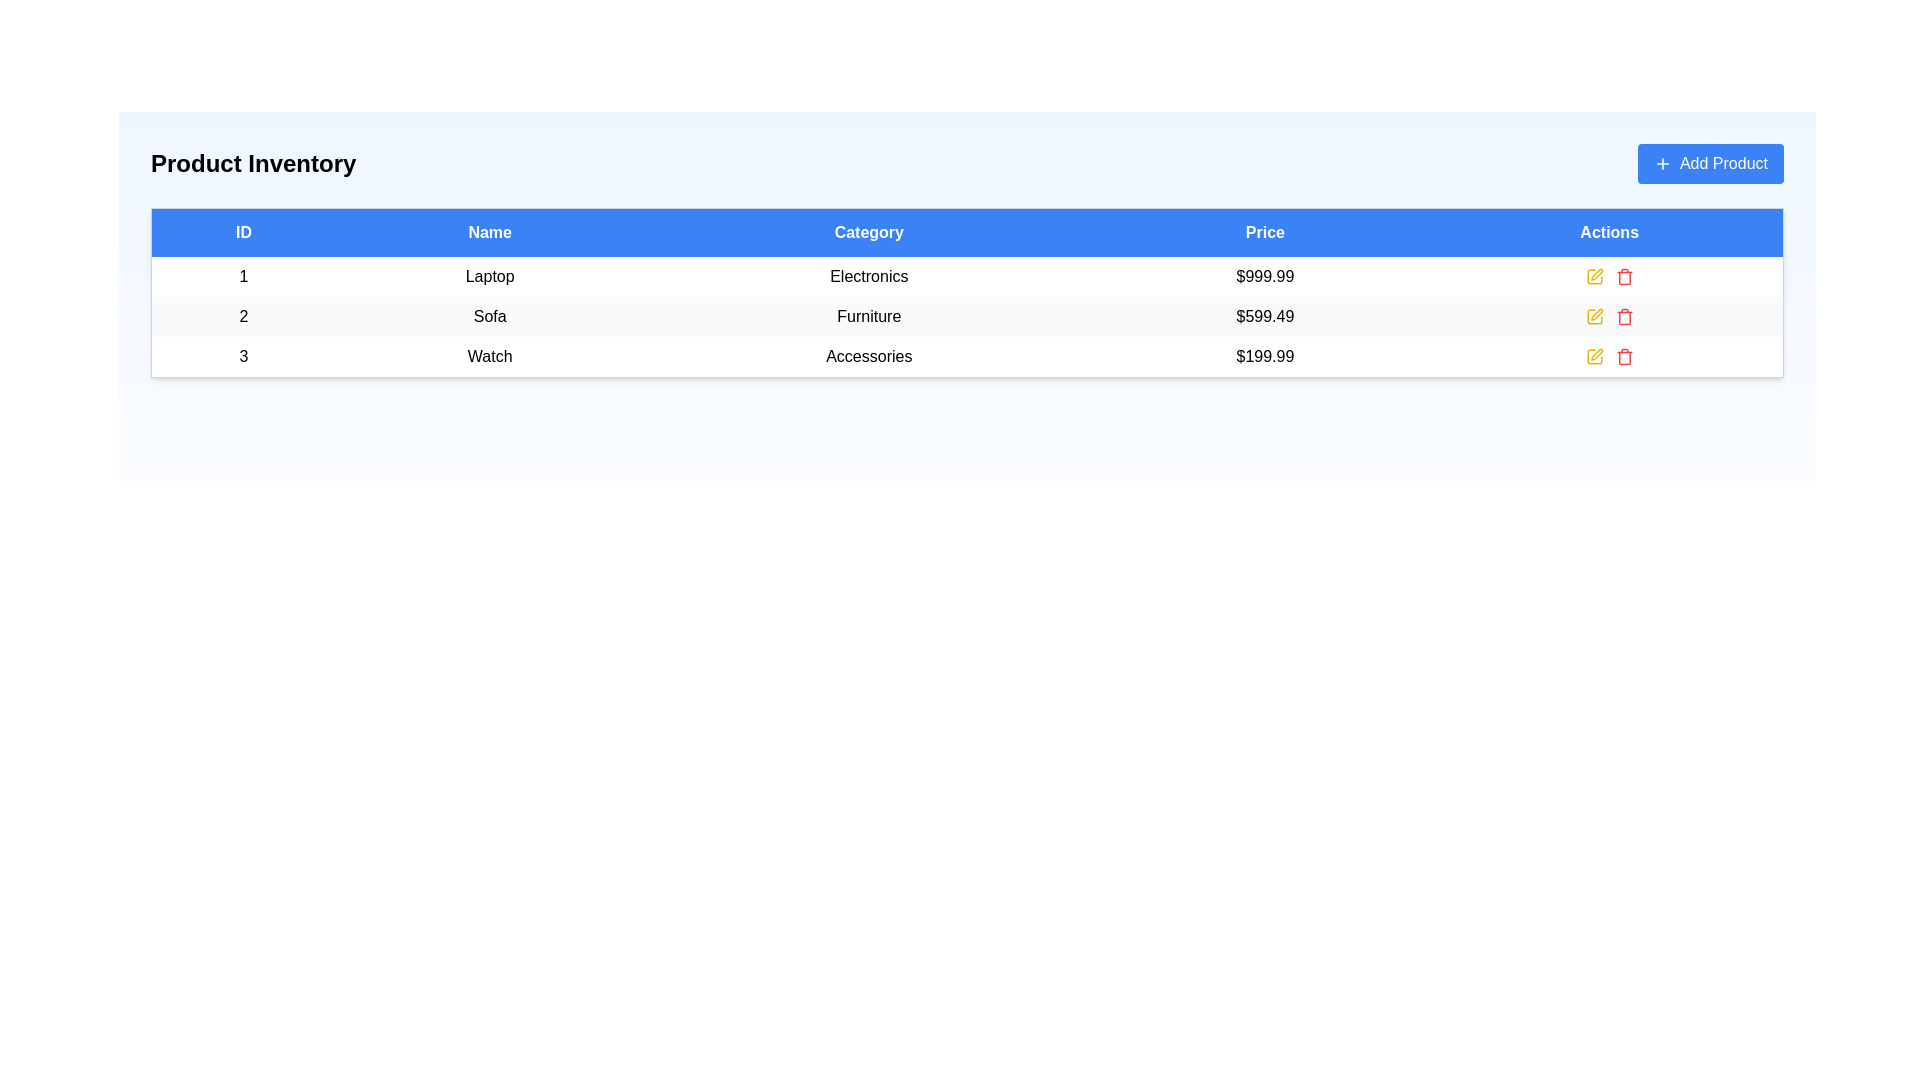  I want to click on the text label displaying 'Sofa', which is styled in a standard font and centered in the second row of a table under the 'Name' column, so click(490, 315).